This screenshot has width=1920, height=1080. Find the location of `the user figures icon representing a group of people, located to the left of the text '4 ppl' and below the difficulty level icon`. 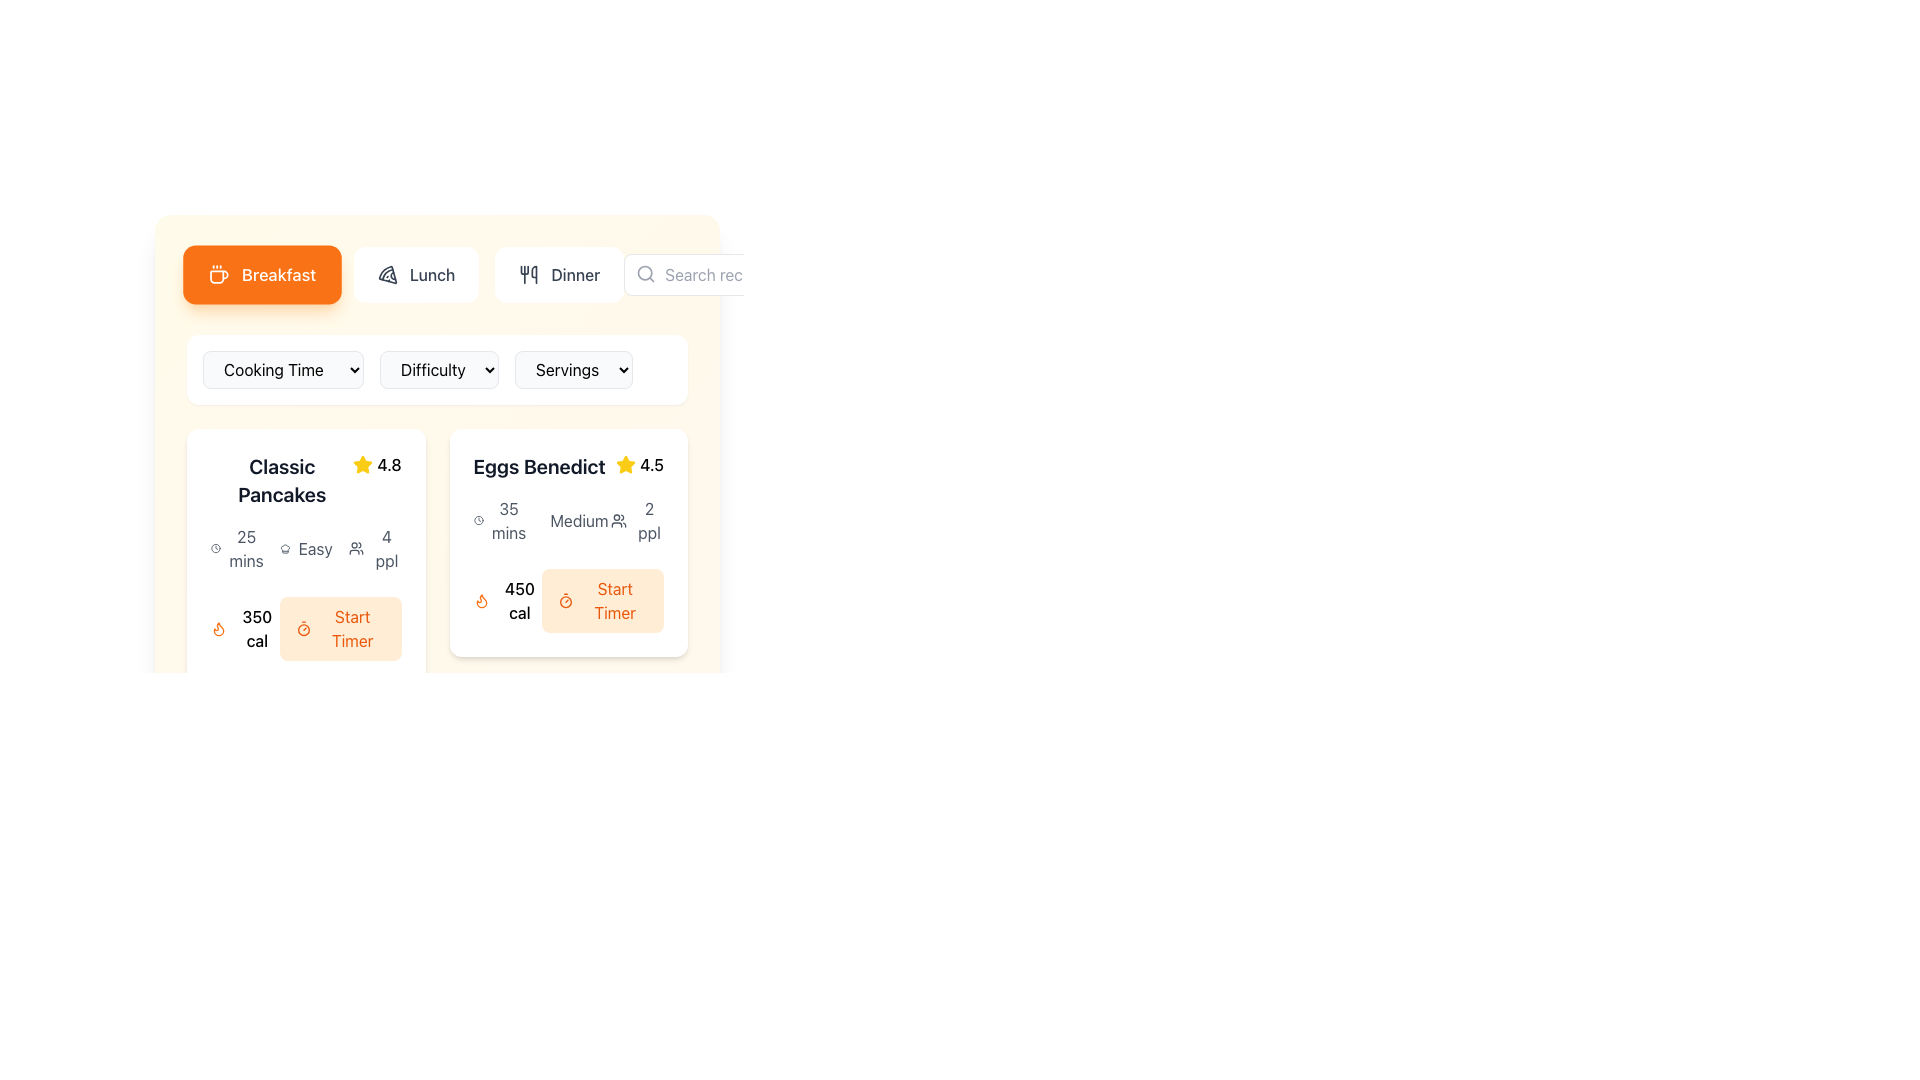

the user figures icon representing a group of people, located to the left of the text '4 ppl' and below the difficulty level icon is located at coordinates (356, 548).